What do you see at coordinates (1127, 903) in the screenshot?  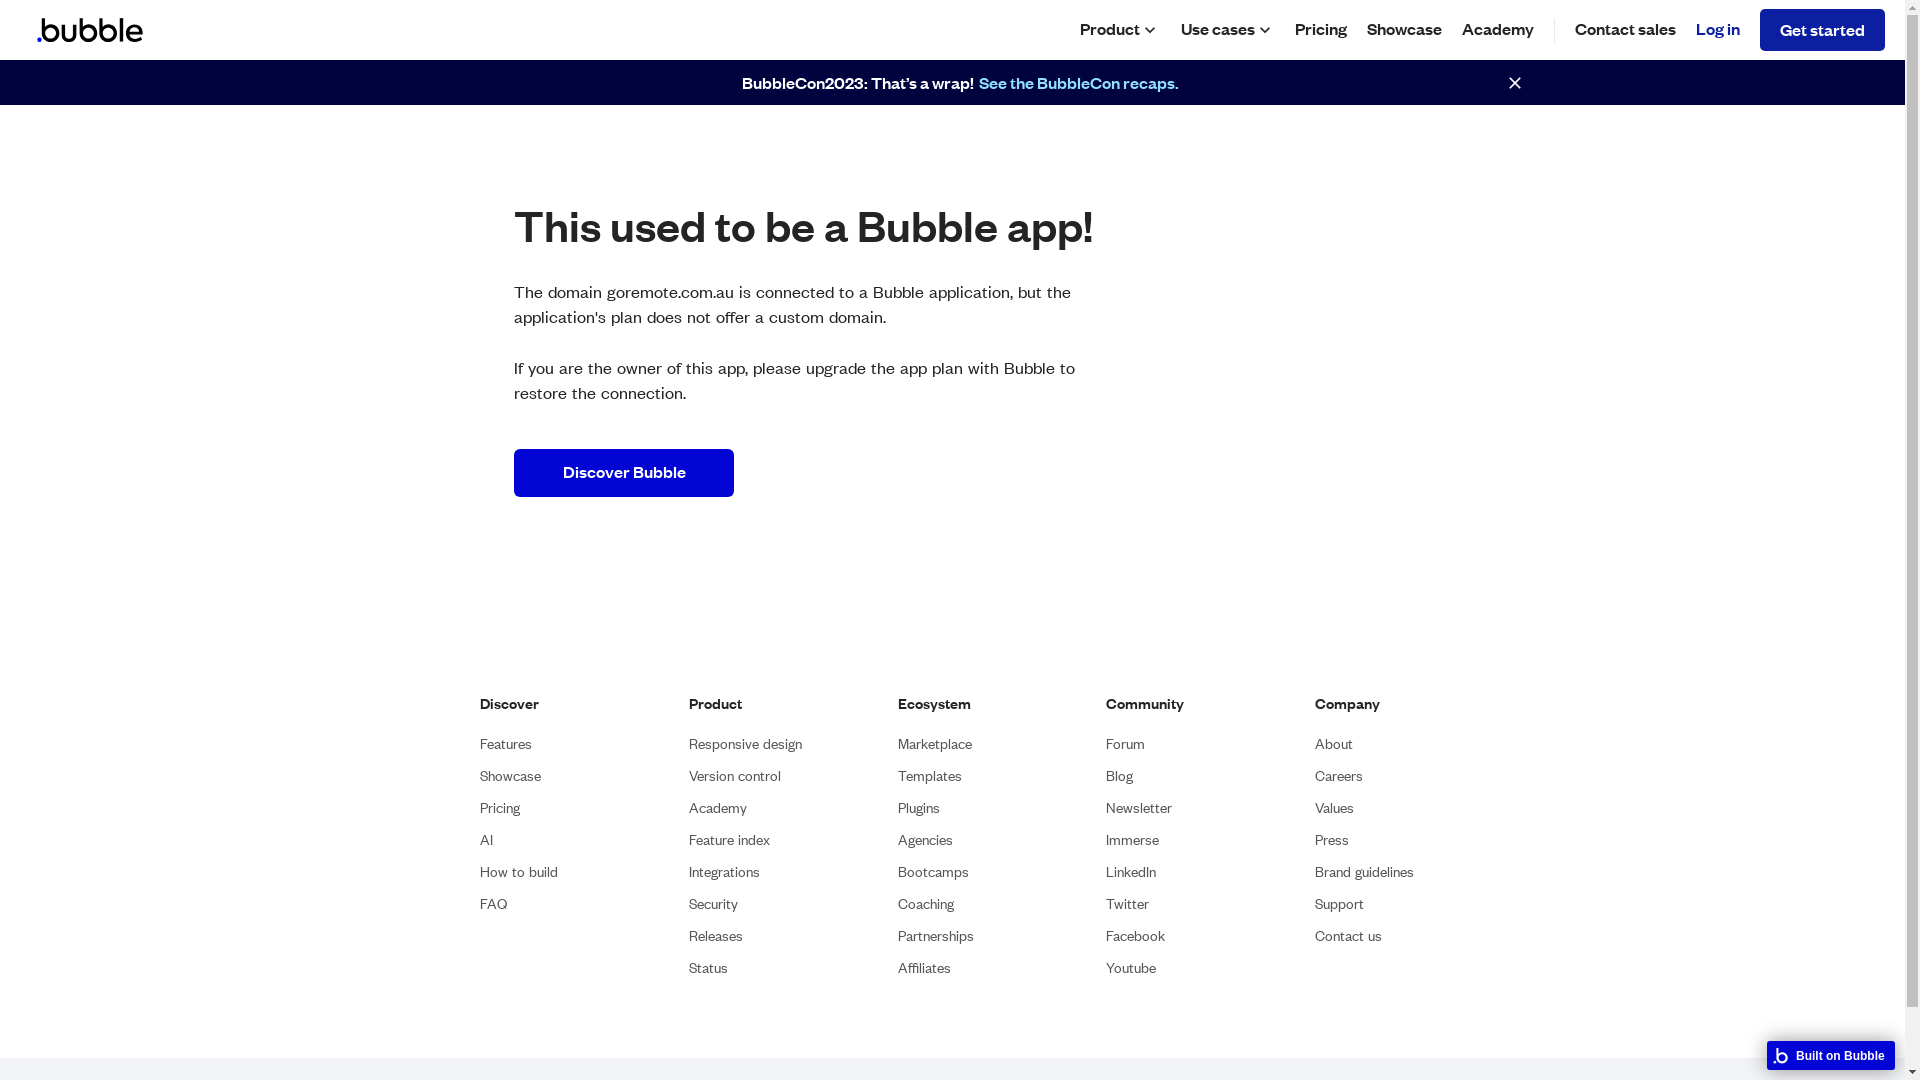 I see `'Twitter'` at bounding box center [1127, 903].